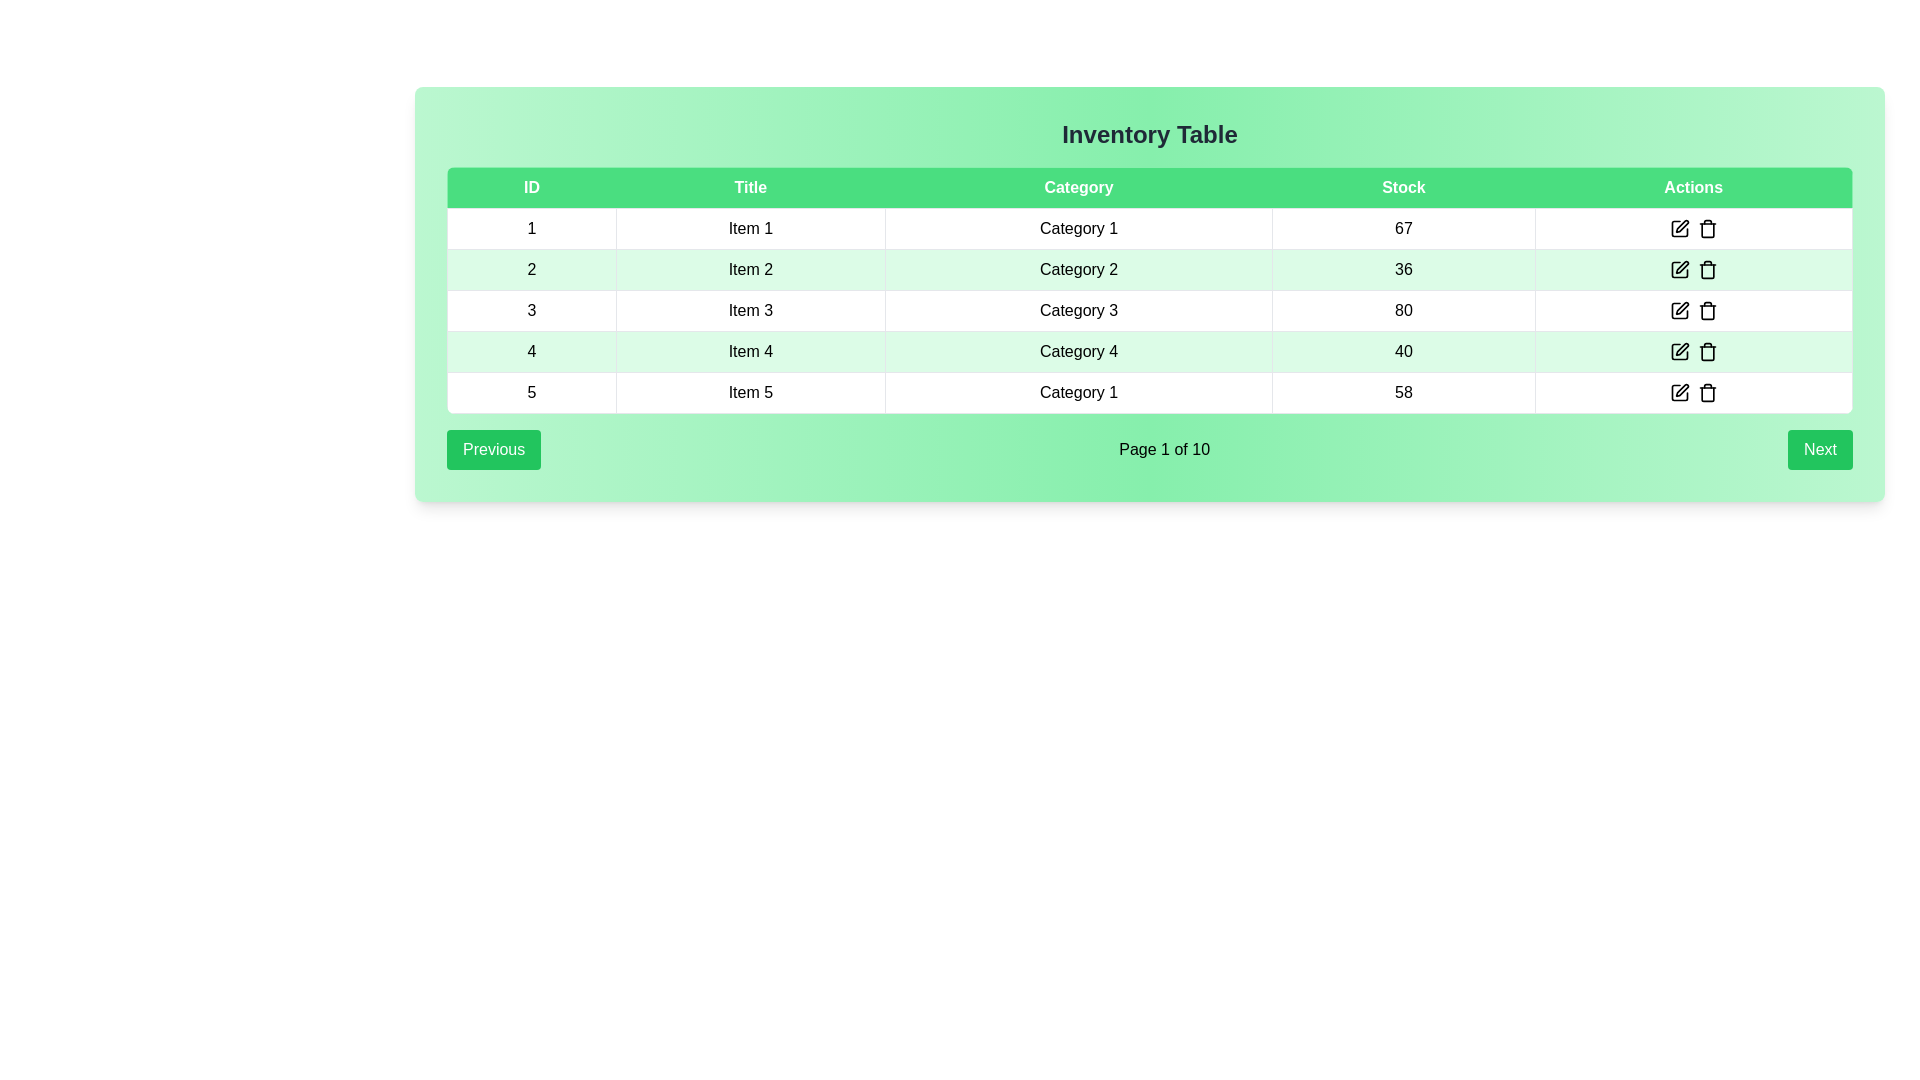 The height and width of the screenshot is (1080, 1920). What do you see at coordinates (1693, 393) in the screenshot?
I see `the composite element consisting of two buttons represented as icons, which include a pencil icon for editing and a trash bin icon for deletion` at bounding box center [1693, 393].